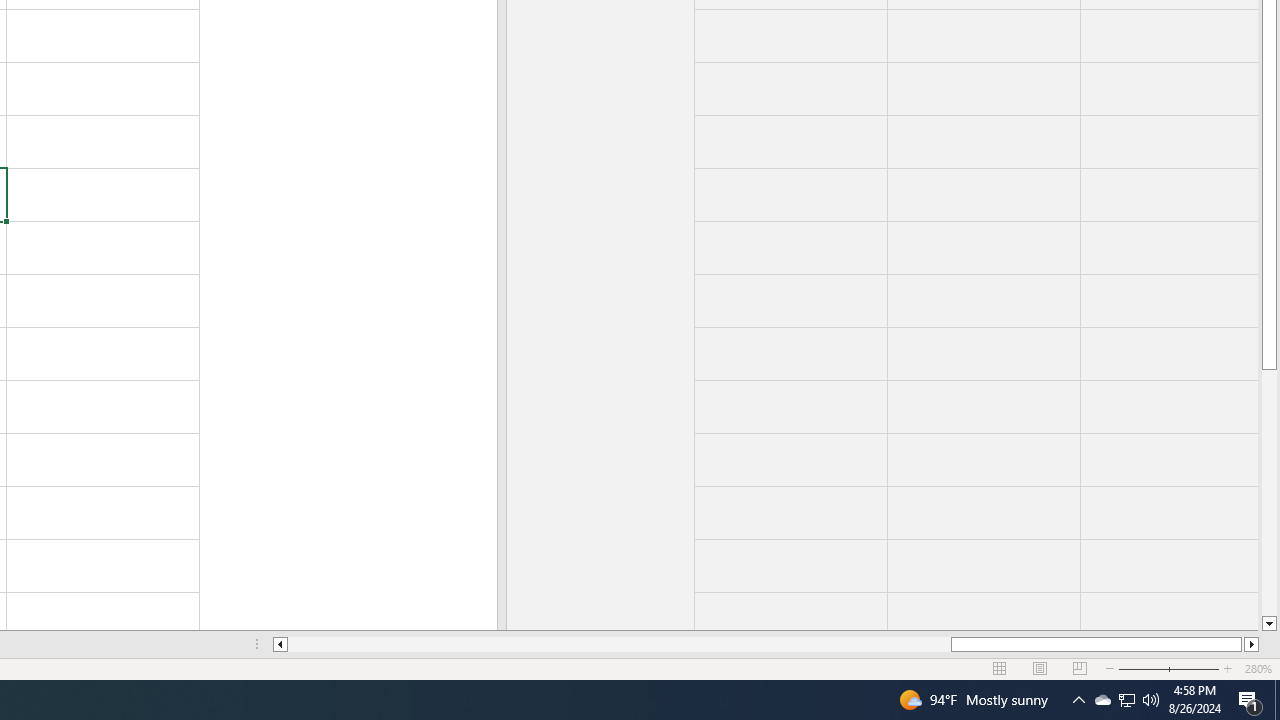  Describe the element at coordinates (1040, 669) in the screenshot. I see `'Page Layout'` at that location.